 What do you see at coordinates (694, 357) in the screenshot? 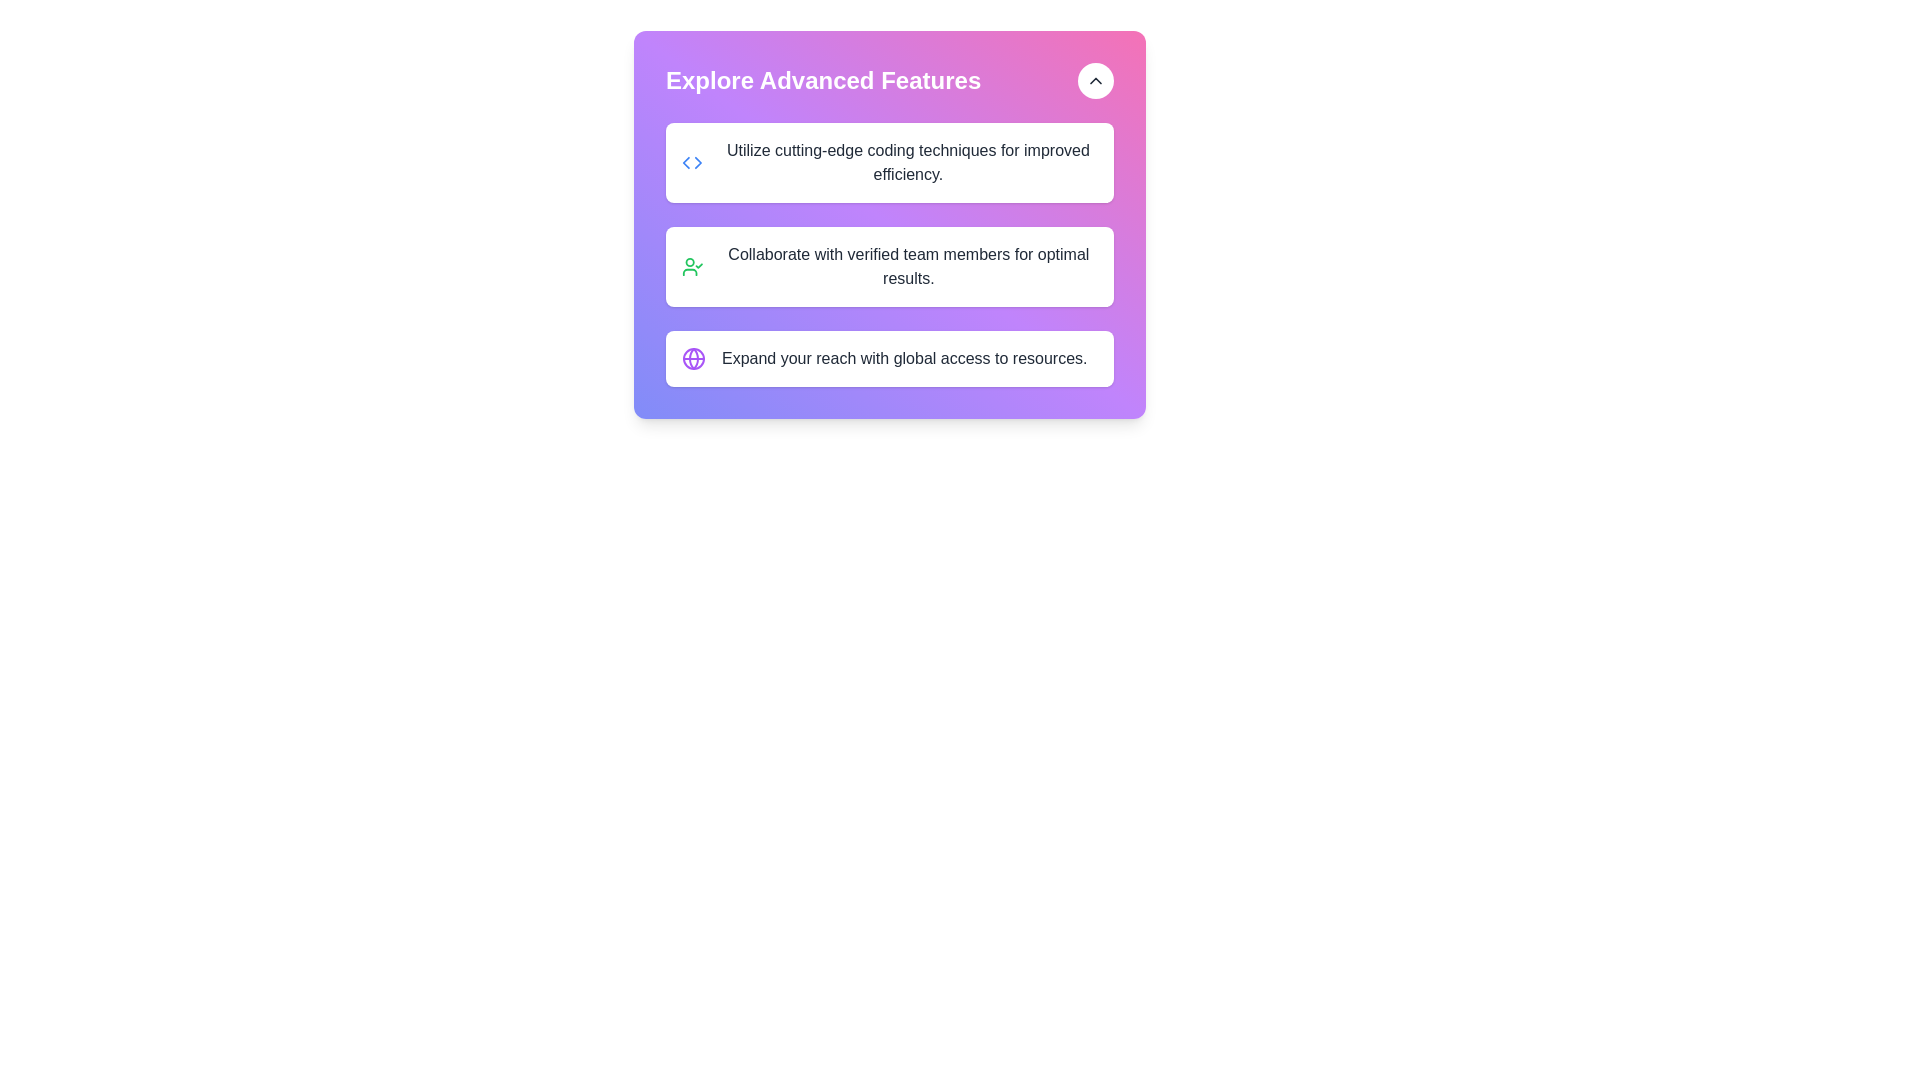
I see `the purple circular outline of the globe icon, which is the central part of the globe graphic in the second listing entry` at bounding box center [694, 357].